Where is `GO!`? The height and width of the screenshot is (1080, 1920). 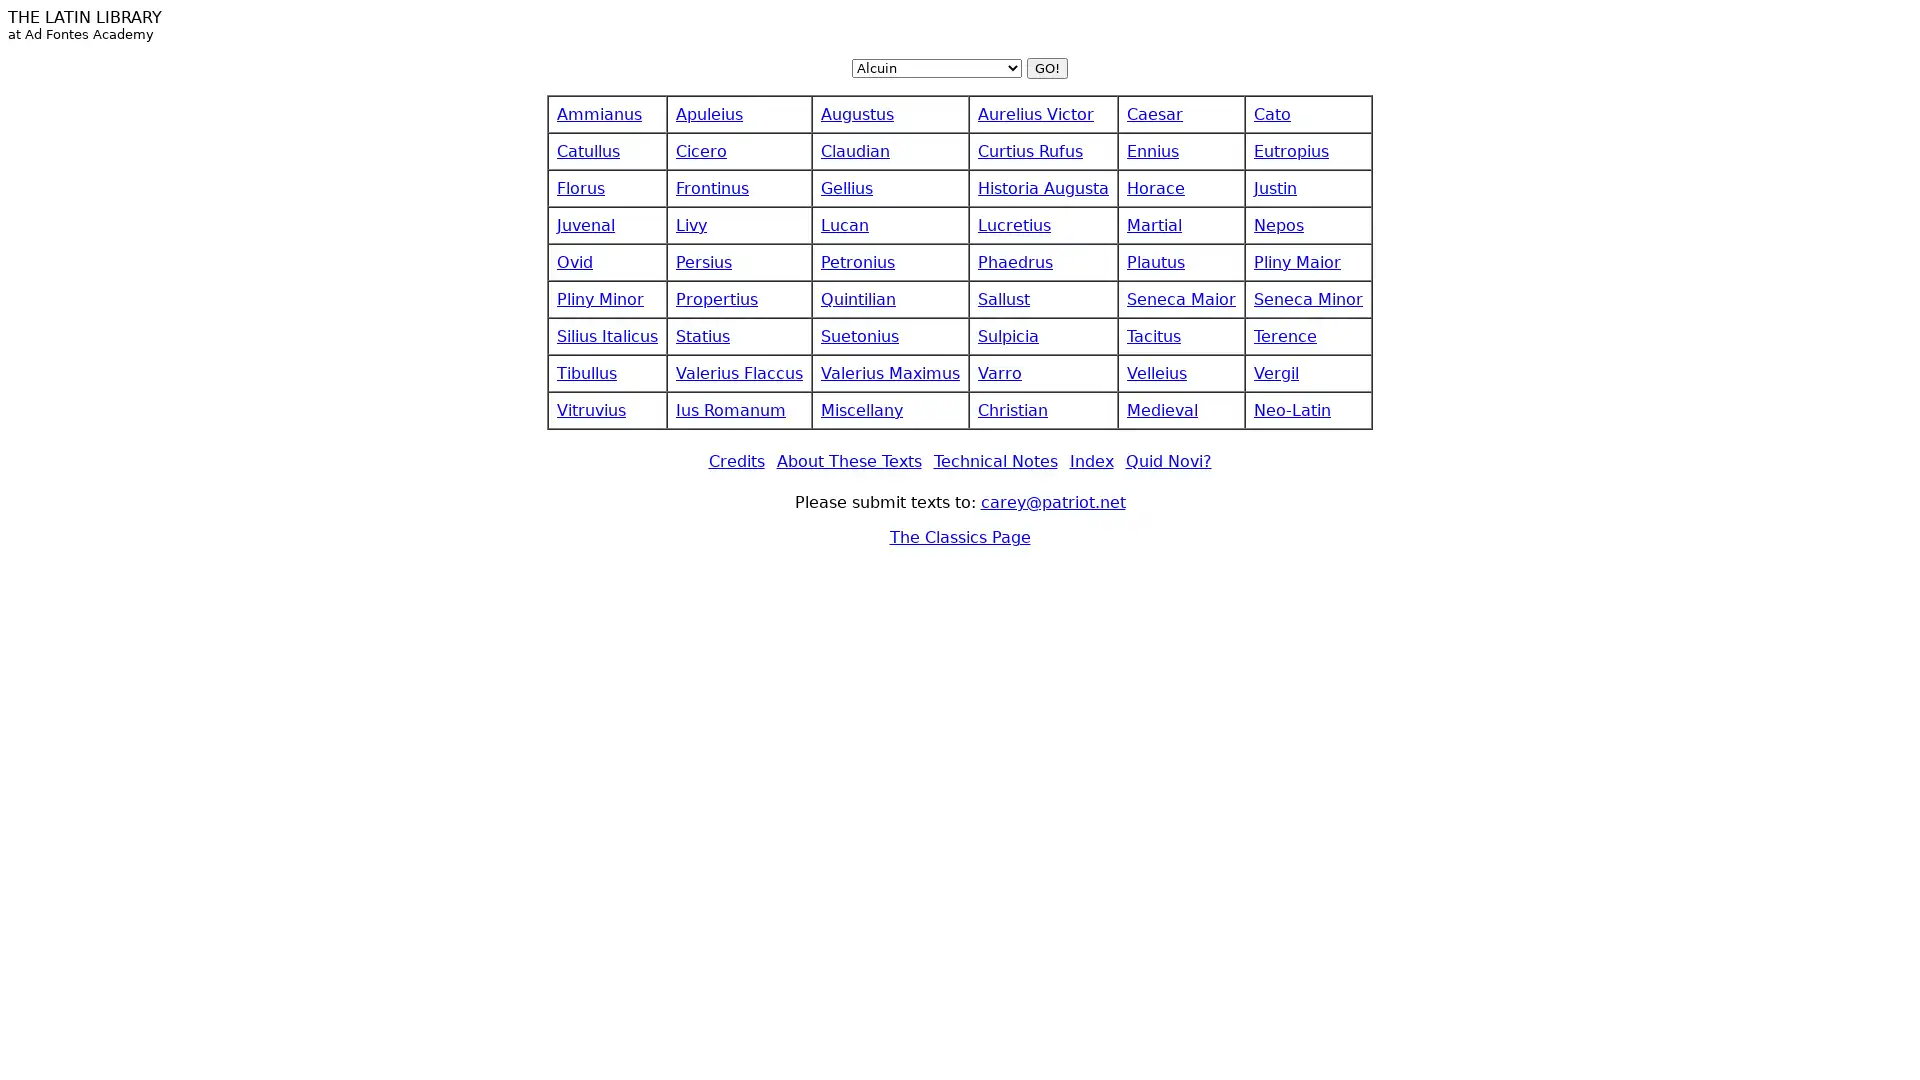
GO! is located at coordinates (1046, 67).